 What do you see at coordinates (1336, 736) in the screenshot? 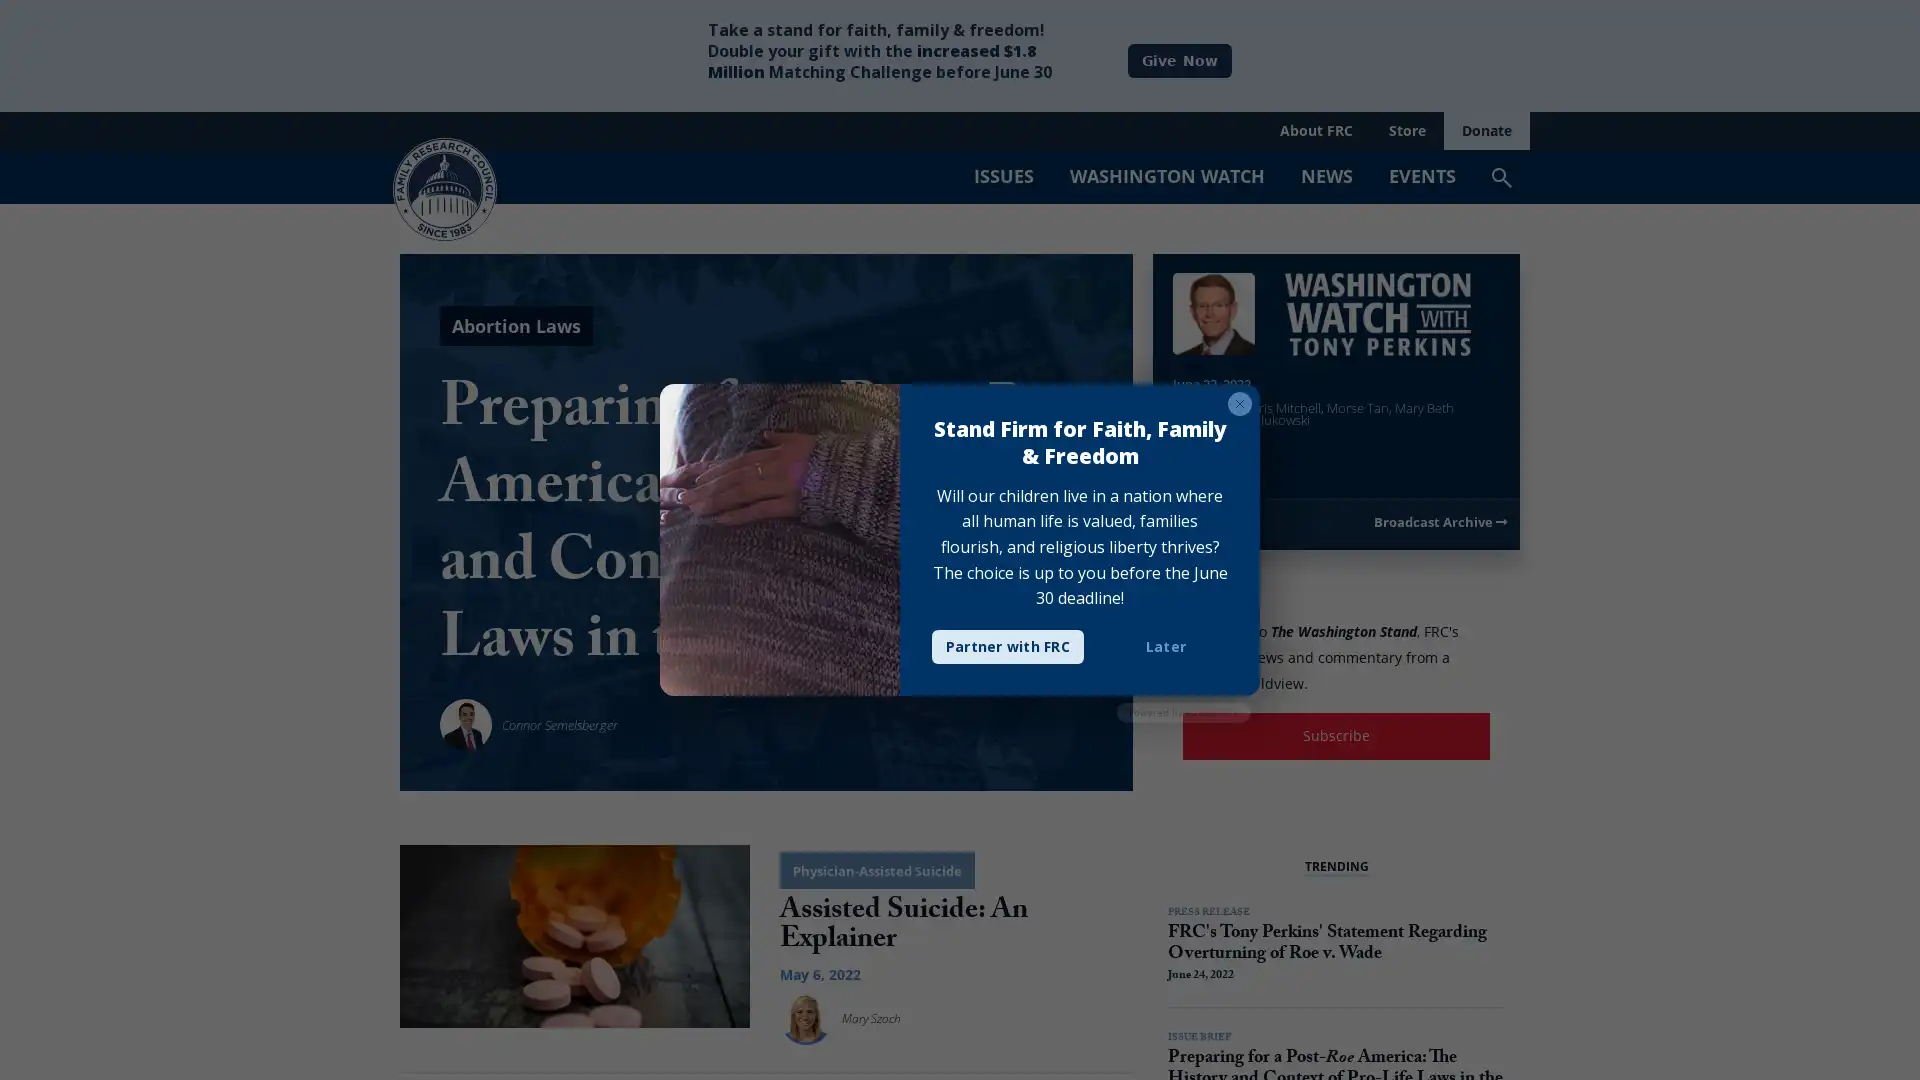
I see `Subscribe` at bounding box center [1336, 736].